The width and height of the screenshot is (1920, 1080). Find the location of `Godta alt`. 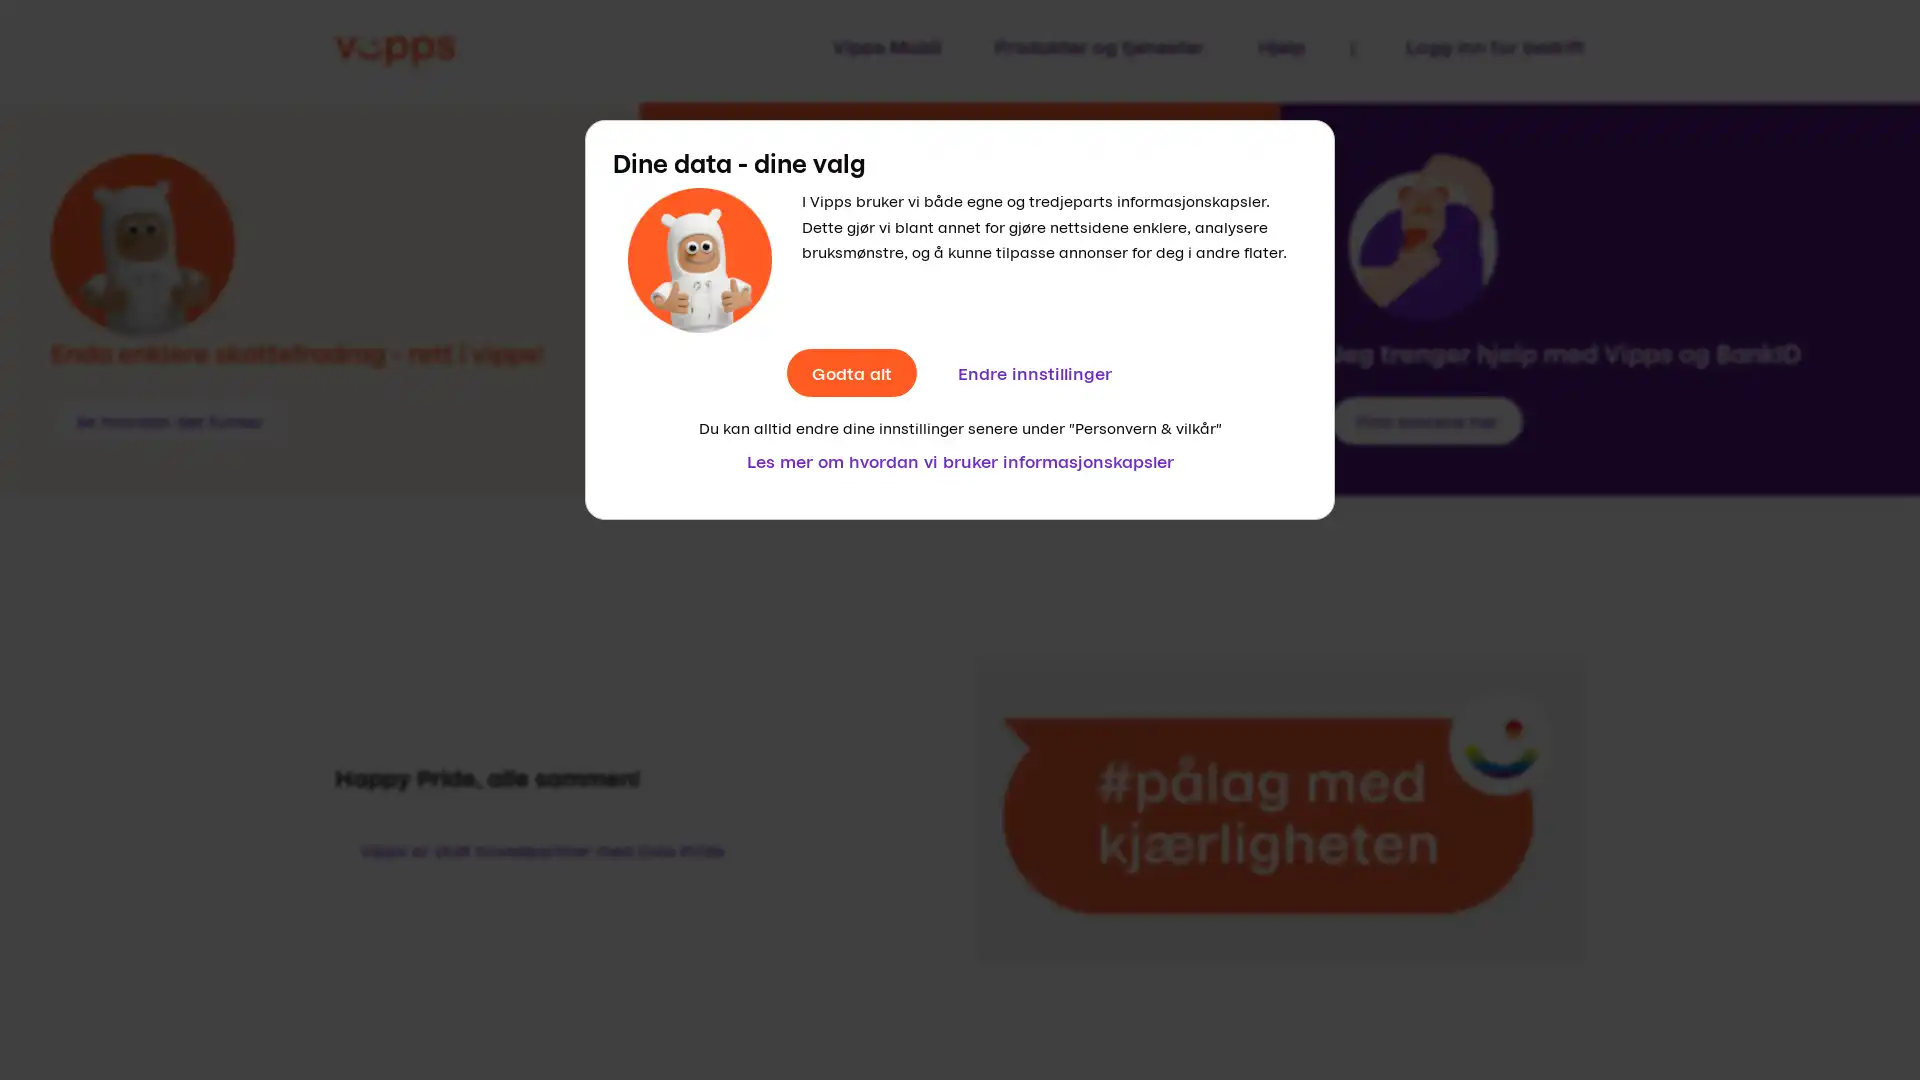

Godta alt is located at coordinates (850, 373).